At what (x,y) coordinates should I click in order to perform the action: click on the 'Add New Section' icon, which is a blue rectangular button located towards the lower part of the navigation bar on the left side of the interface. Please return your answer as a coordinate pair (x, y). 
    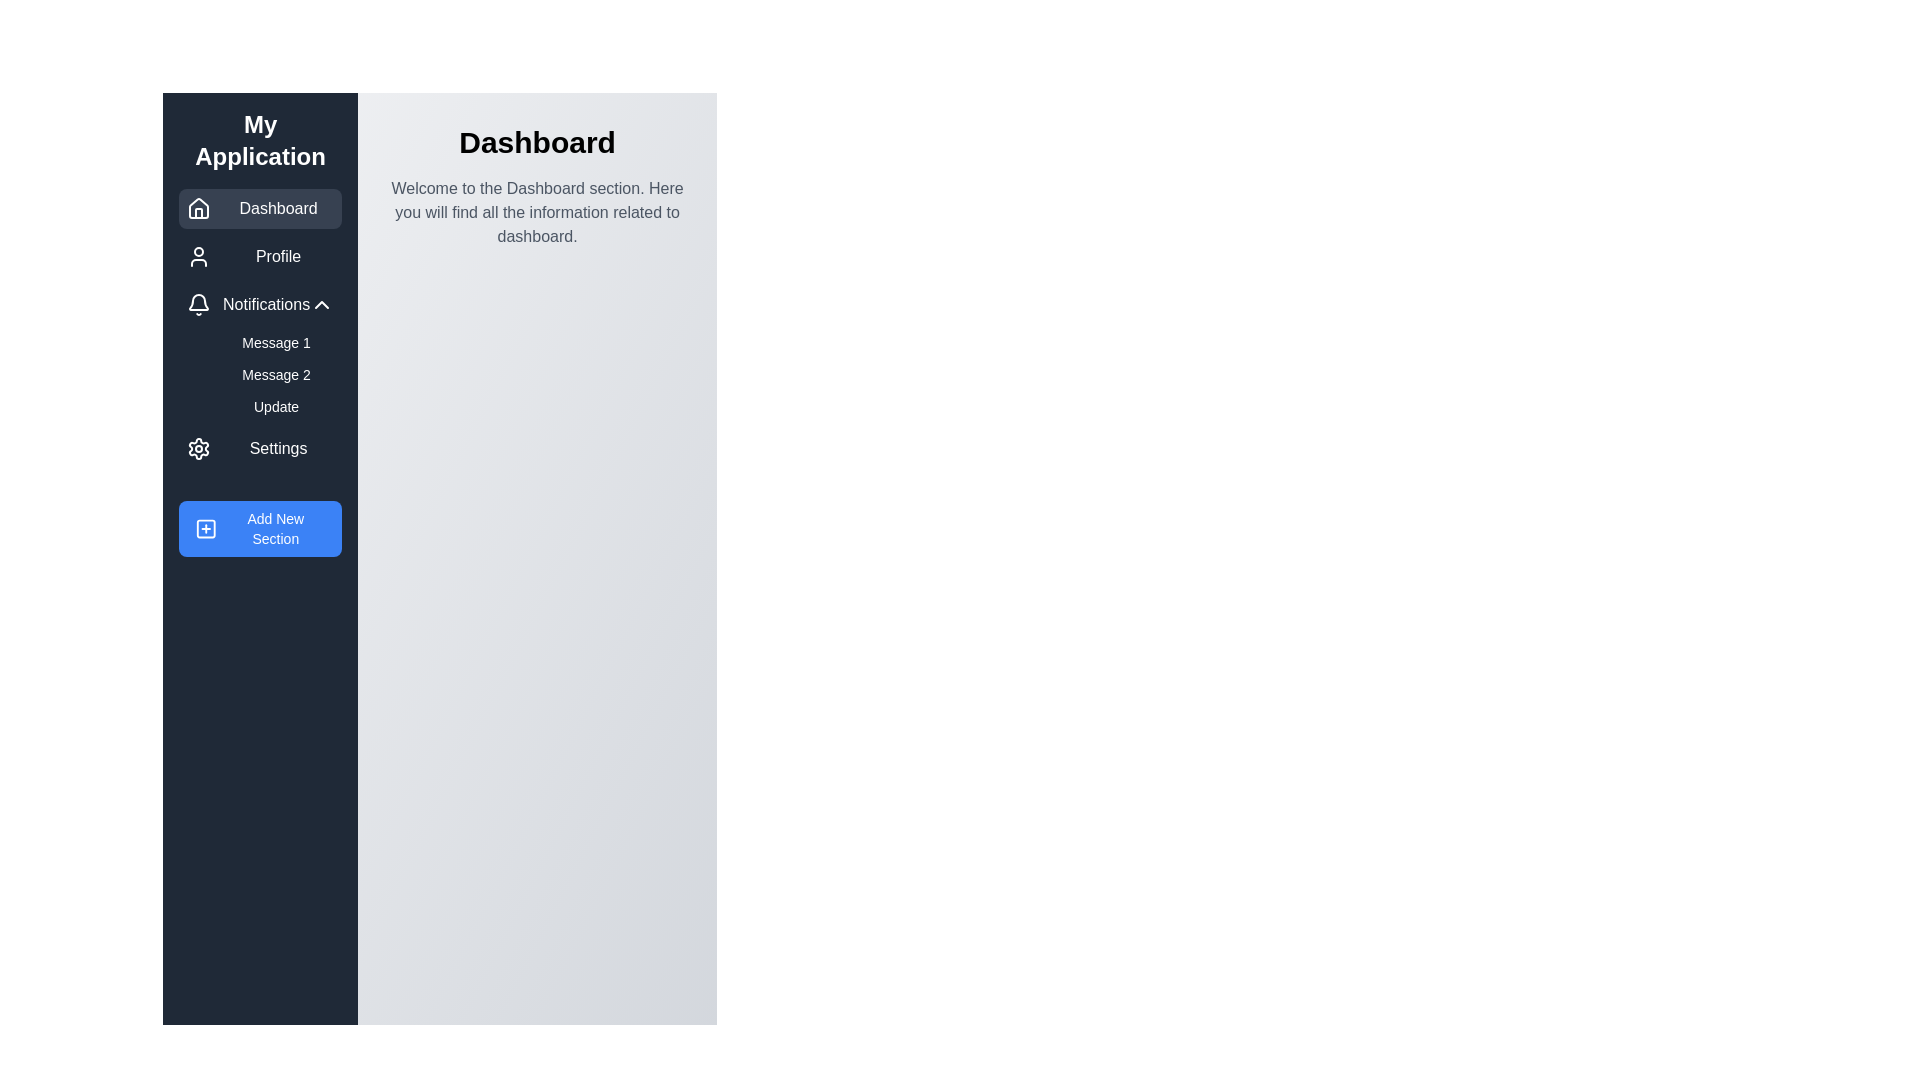
    Looking at the image, I should click on (206, 527).